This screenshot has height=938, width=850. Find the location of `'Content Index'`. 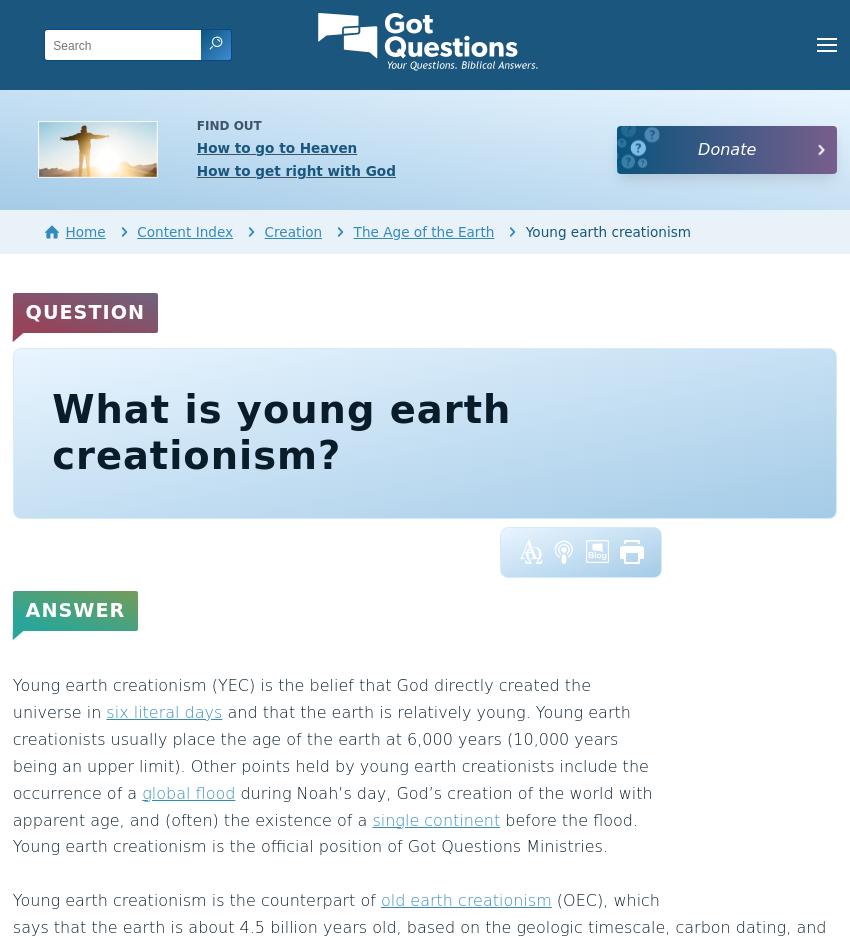

'Content Index' is located at coordinates (183, 231).